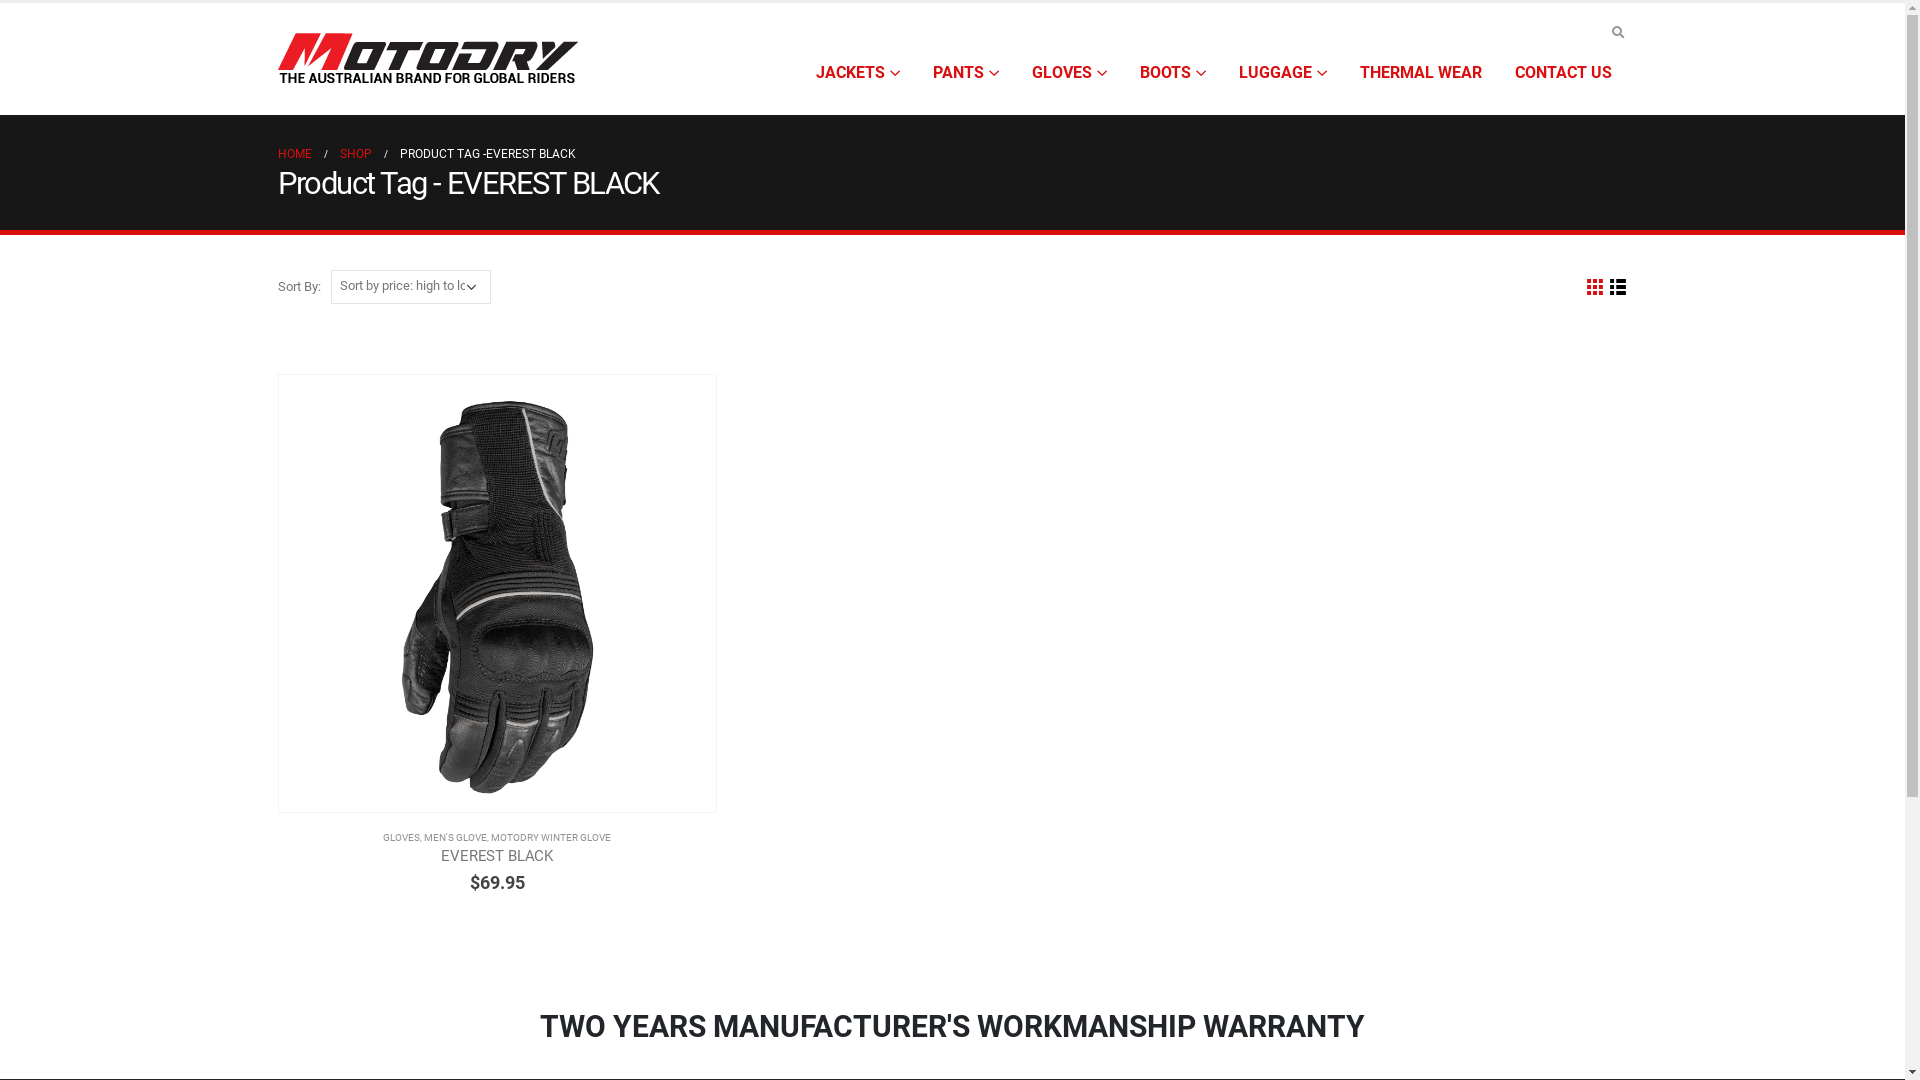  Describe the element at coordinates (1281, 72) in the screenshot. I see `'LUGGAGE'` at that location.